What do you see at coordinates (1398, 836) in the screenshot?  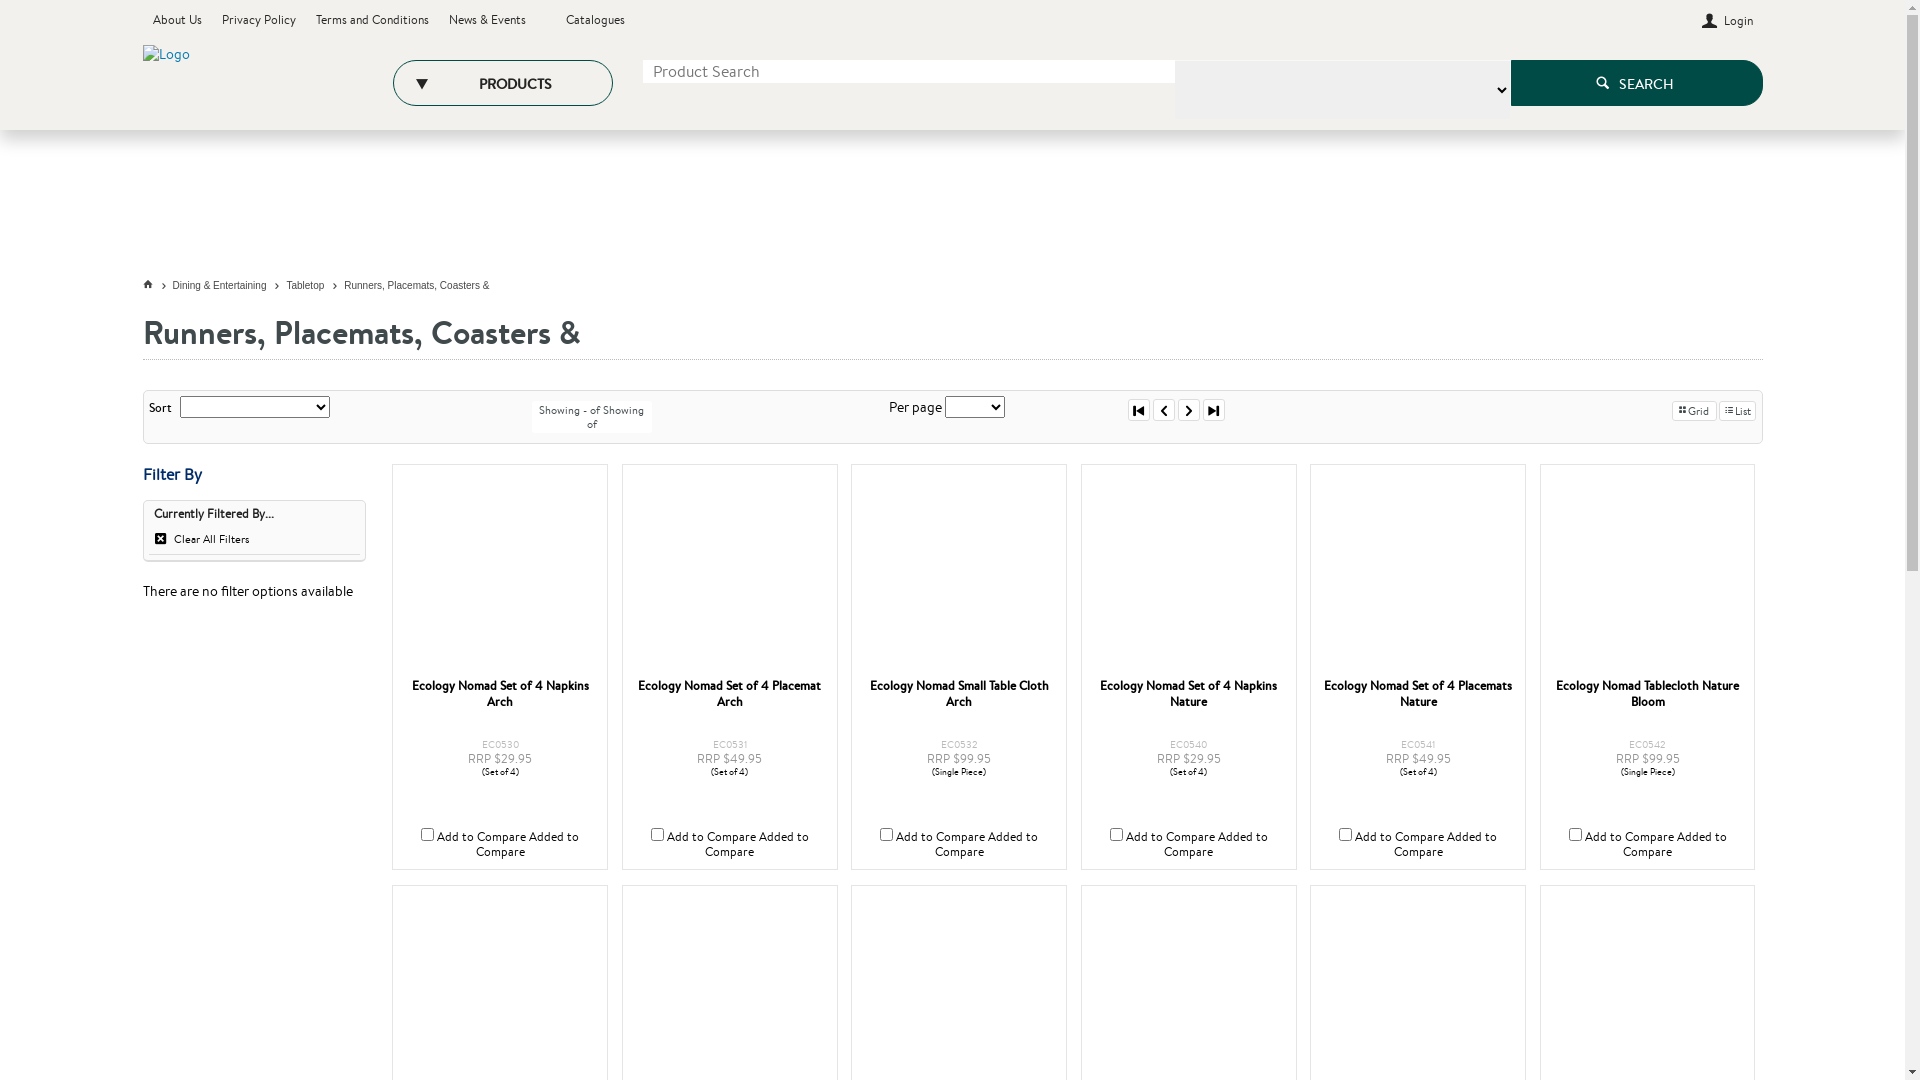 I see `'Add to Compare'` at bounding box center [1398, 836].